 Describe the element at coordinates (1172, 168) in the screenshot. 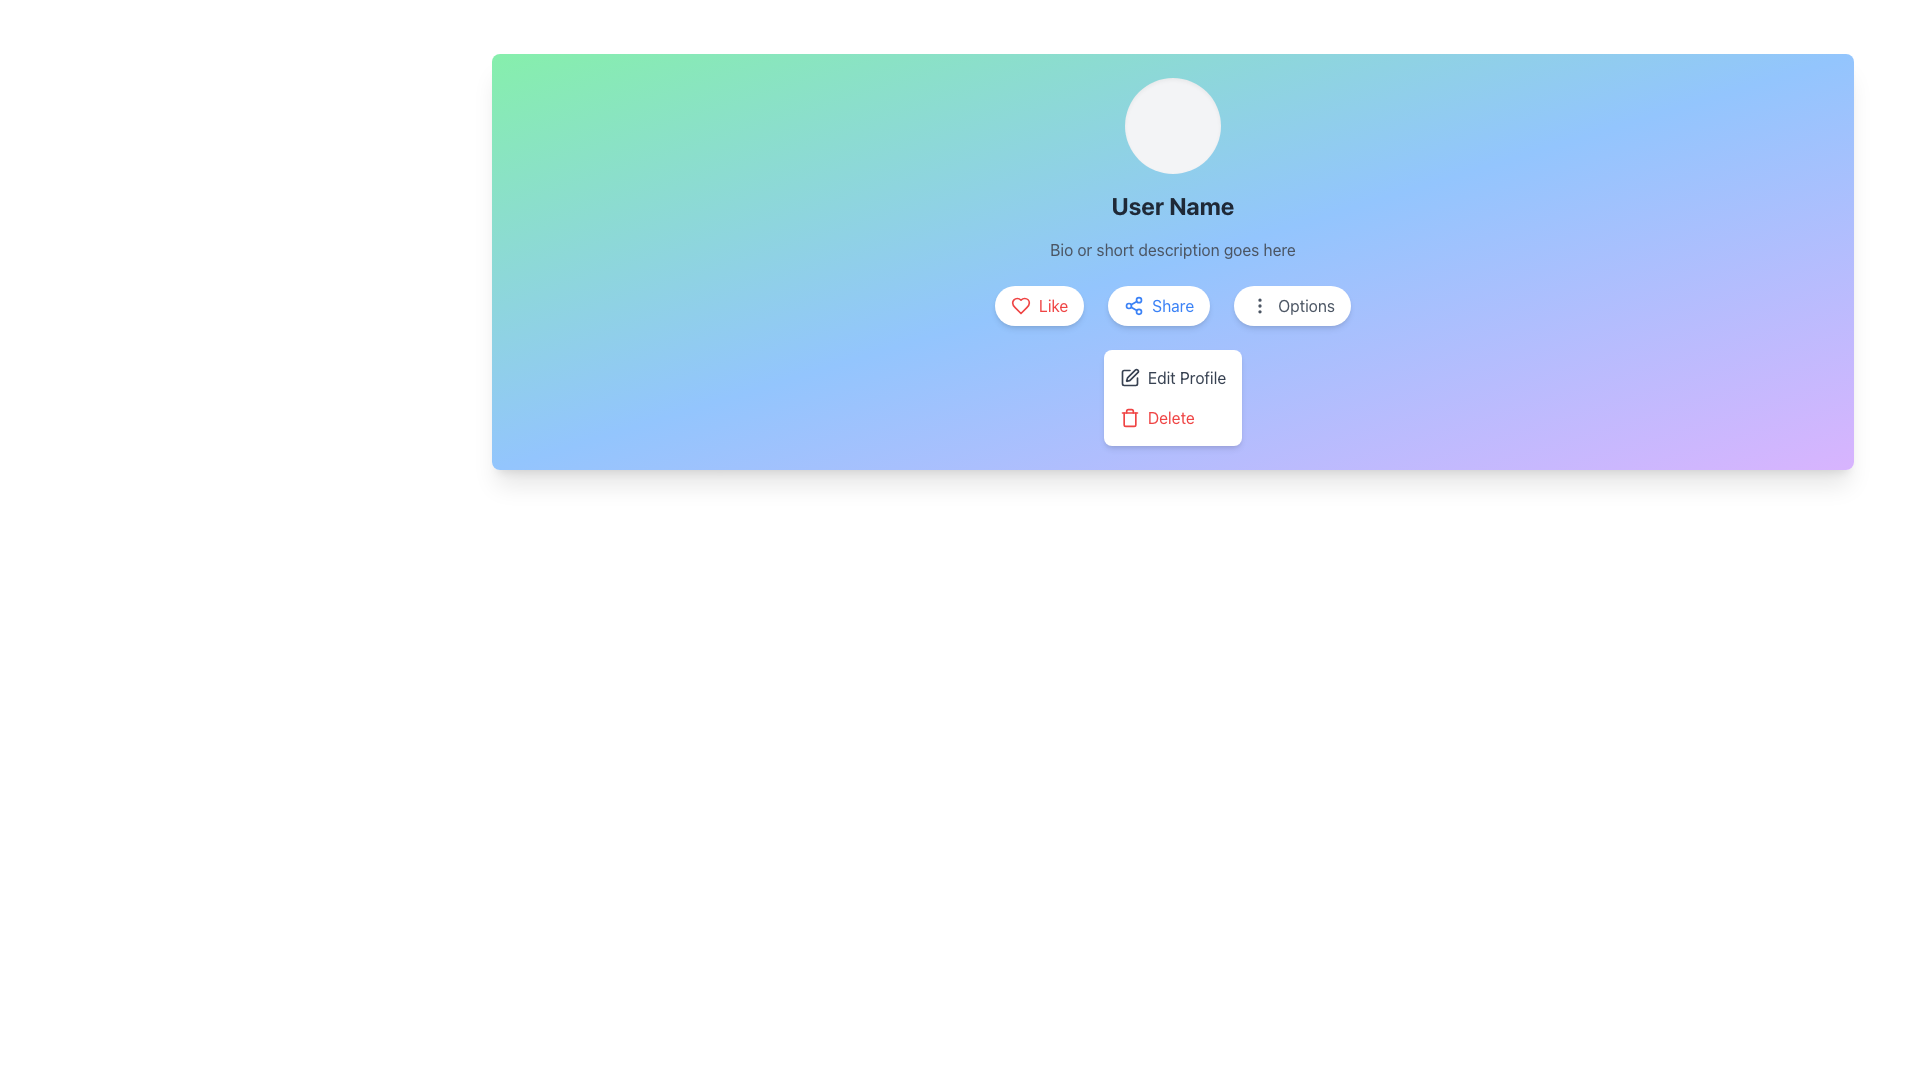

I see `on the Profile Header element located at the upper section of the user profile card` at that location.